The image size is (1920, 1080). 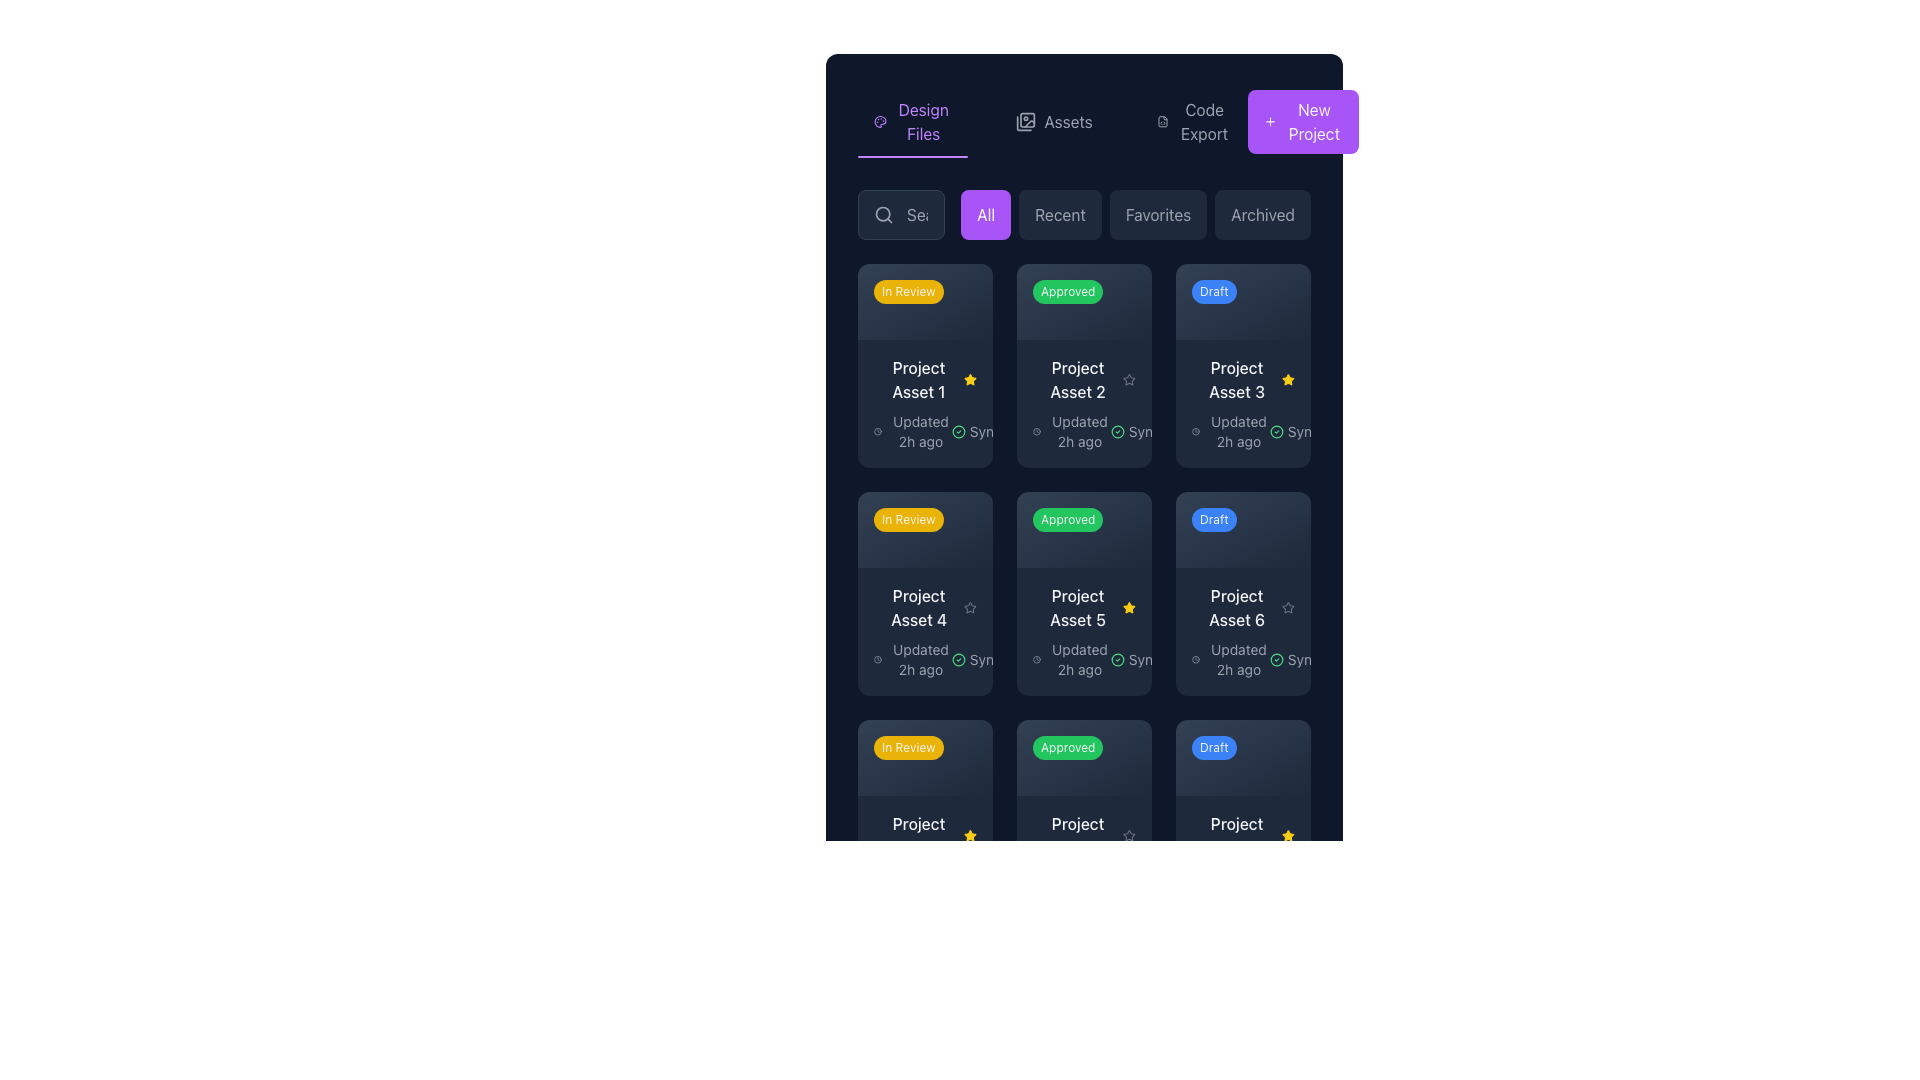 I want to click on the text label with an associated star icon, which identifies a project asset and is the third card, so click(x=1083, y=606).